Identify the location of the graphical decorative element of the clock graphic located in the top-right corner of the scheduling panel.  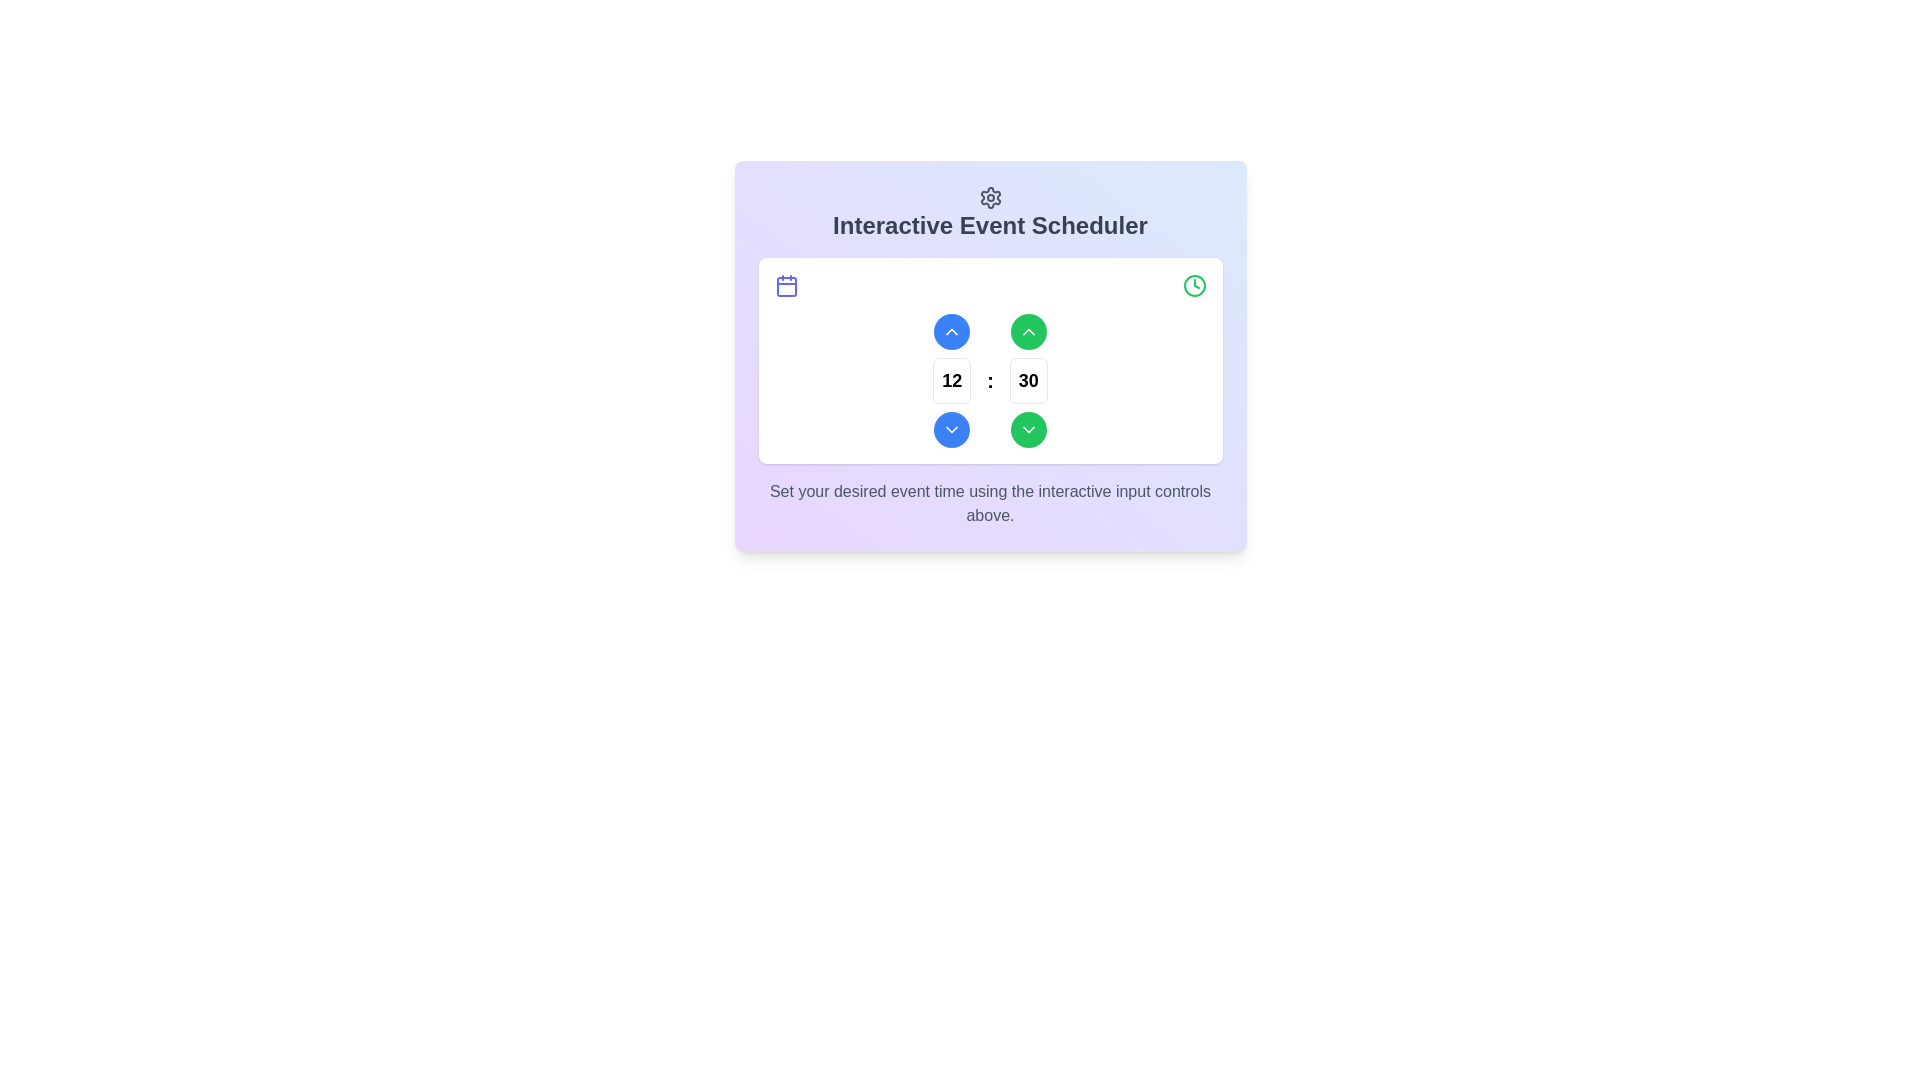
(1194, 285).